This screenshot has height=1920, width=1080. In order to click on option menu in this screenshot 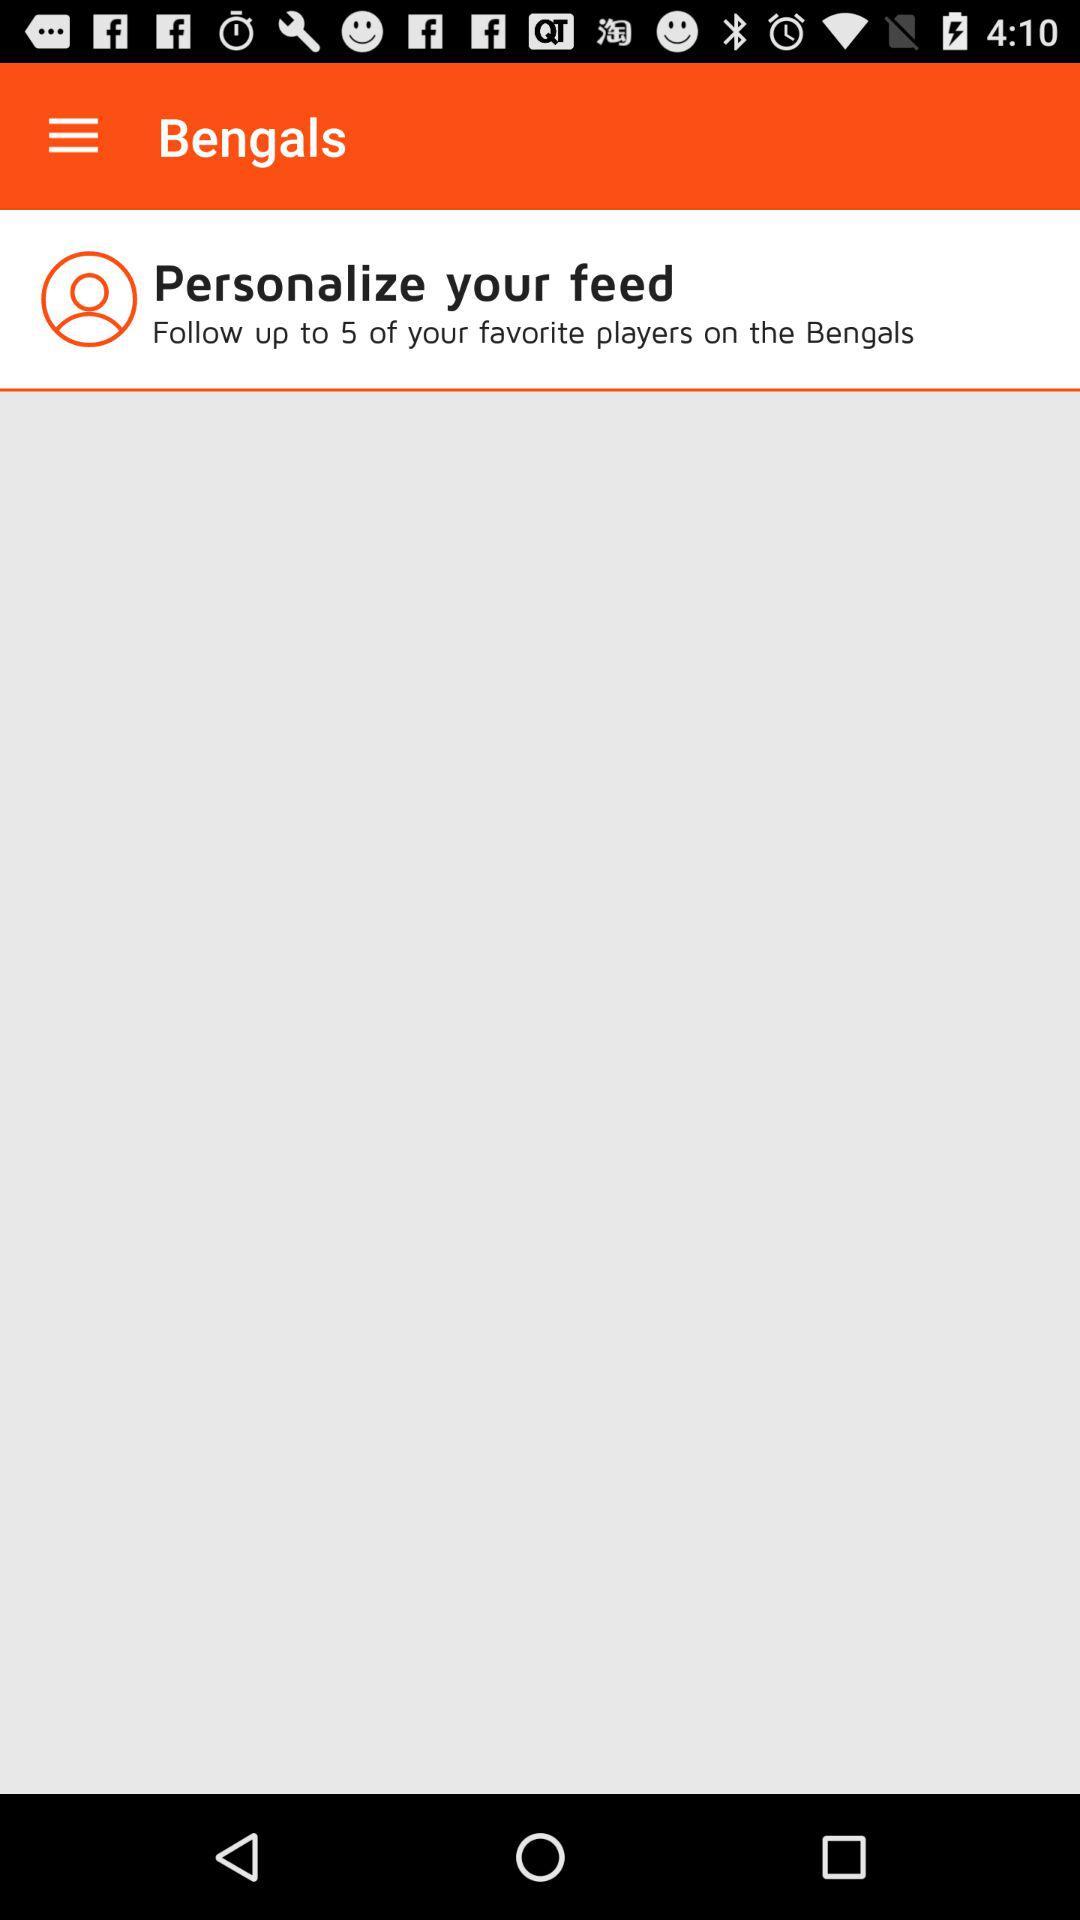, I will do `click(72, 135)`.